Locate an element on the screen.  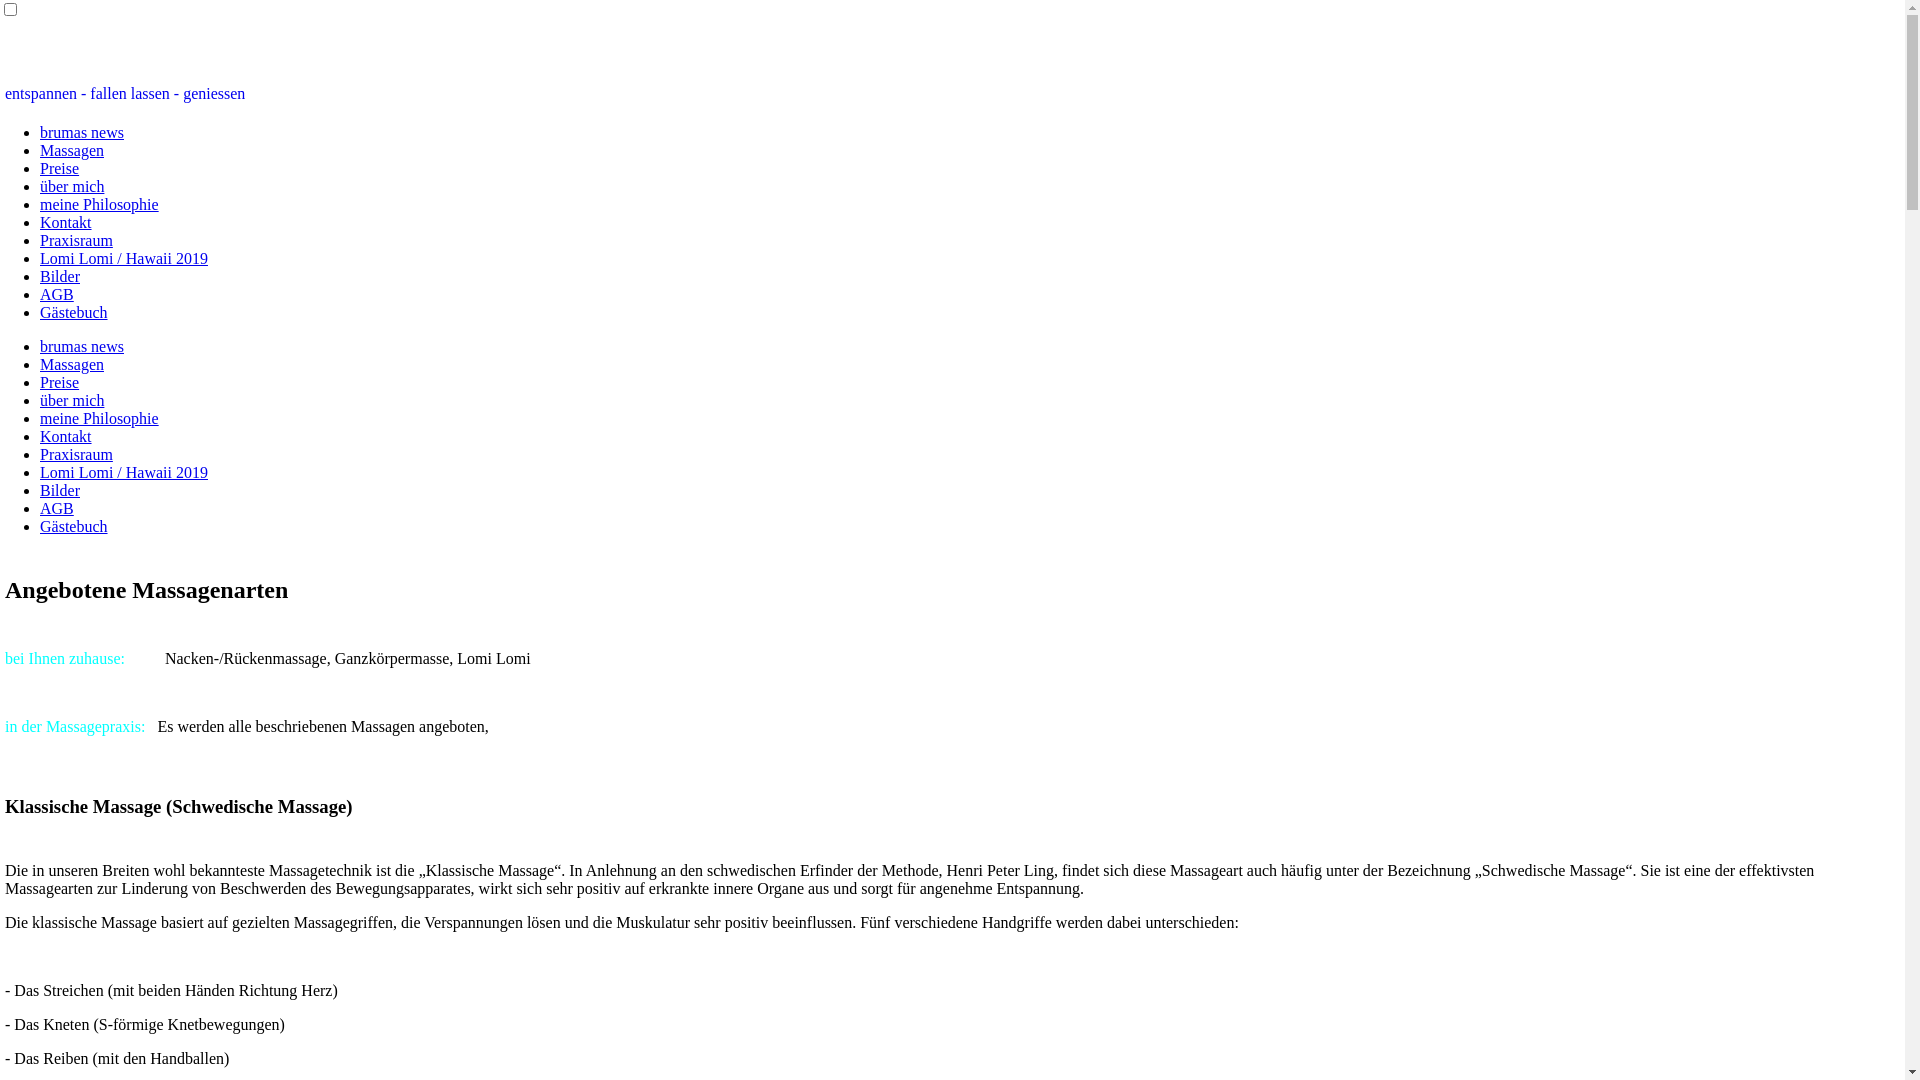
'Kontakt' is located at coordinates (66, 435).